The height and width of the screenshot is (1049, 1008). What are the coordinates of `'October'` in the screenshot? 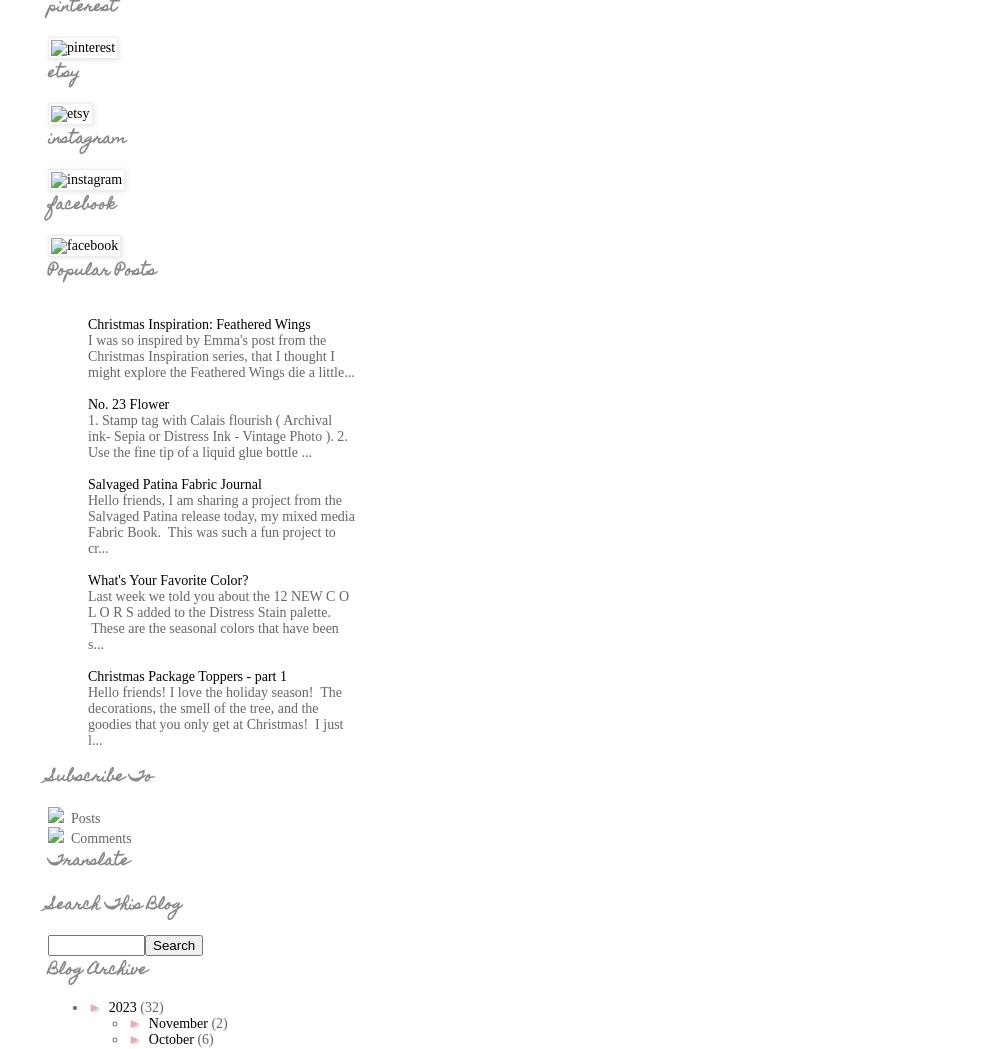 It's located at (172, 1039).